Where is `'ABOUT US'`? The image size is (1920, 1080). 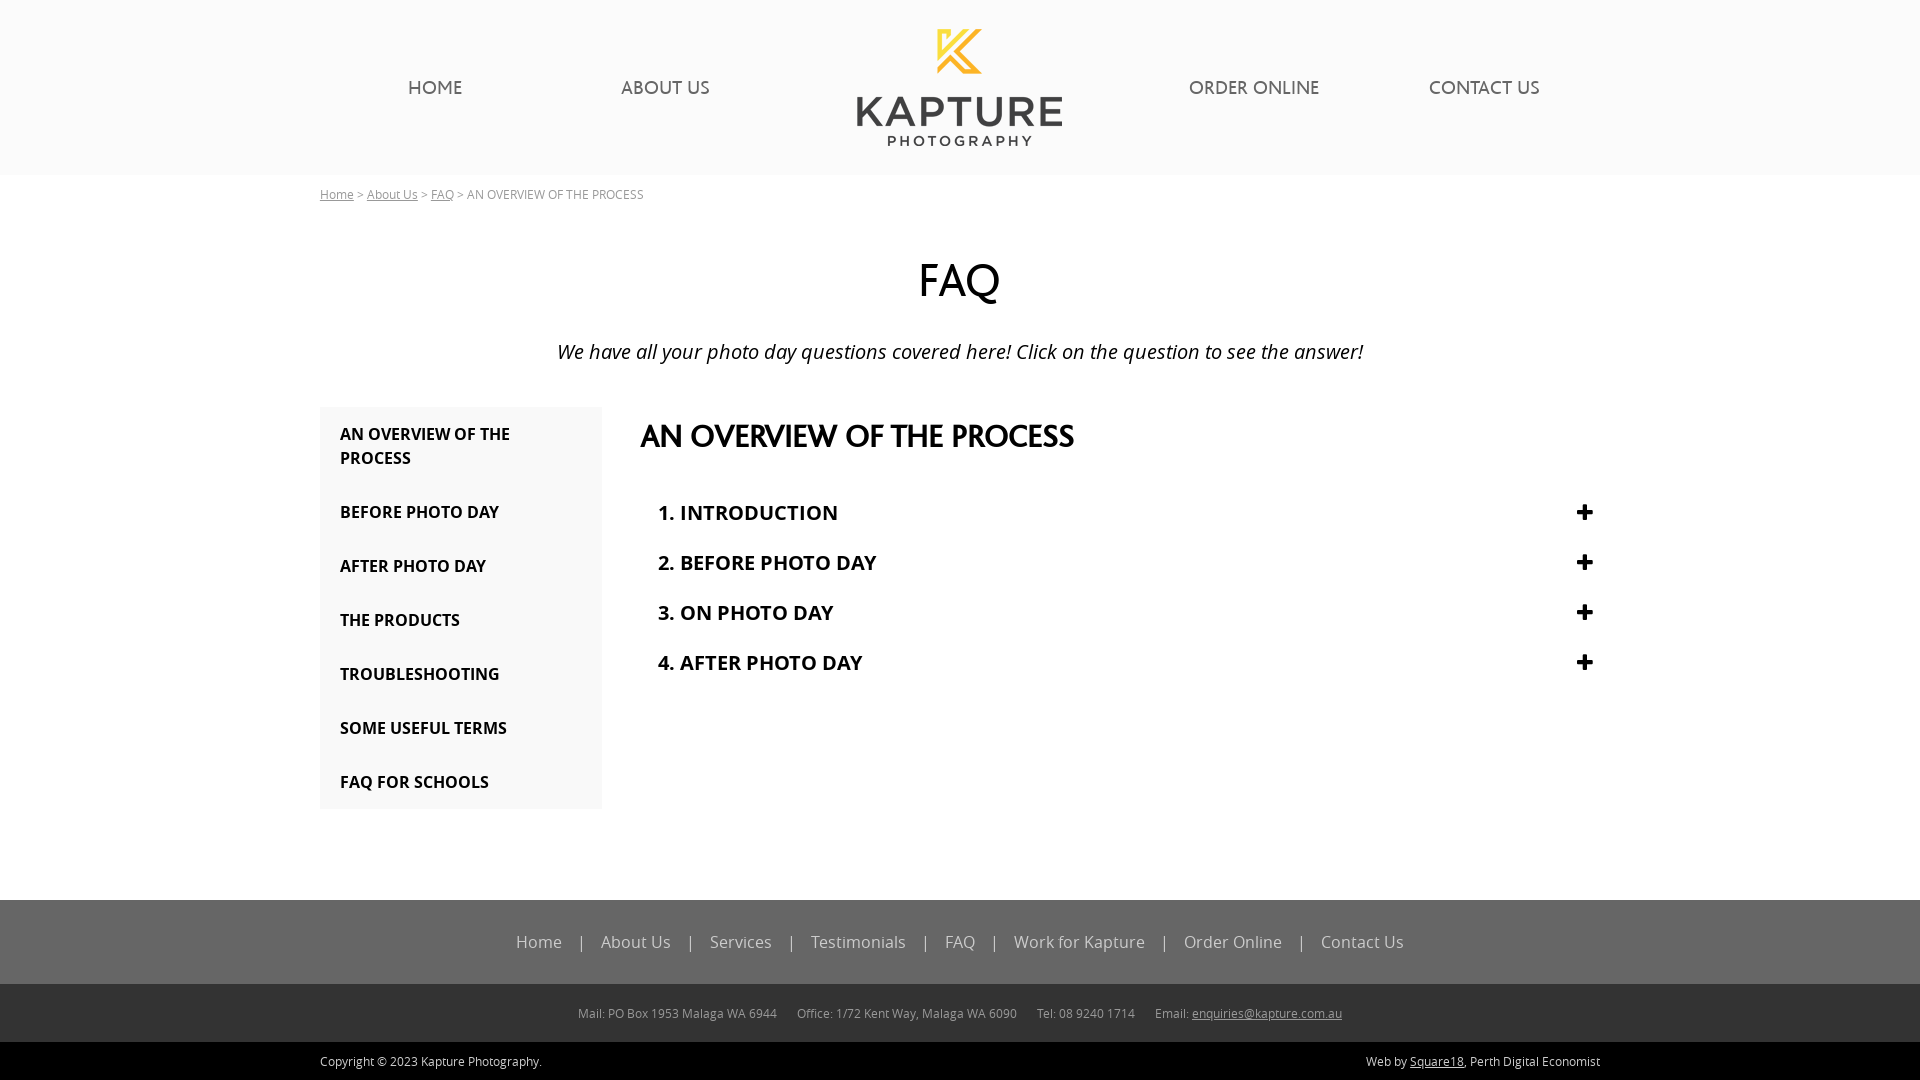
'ABOUT US' is located at coordinates (665, 86).